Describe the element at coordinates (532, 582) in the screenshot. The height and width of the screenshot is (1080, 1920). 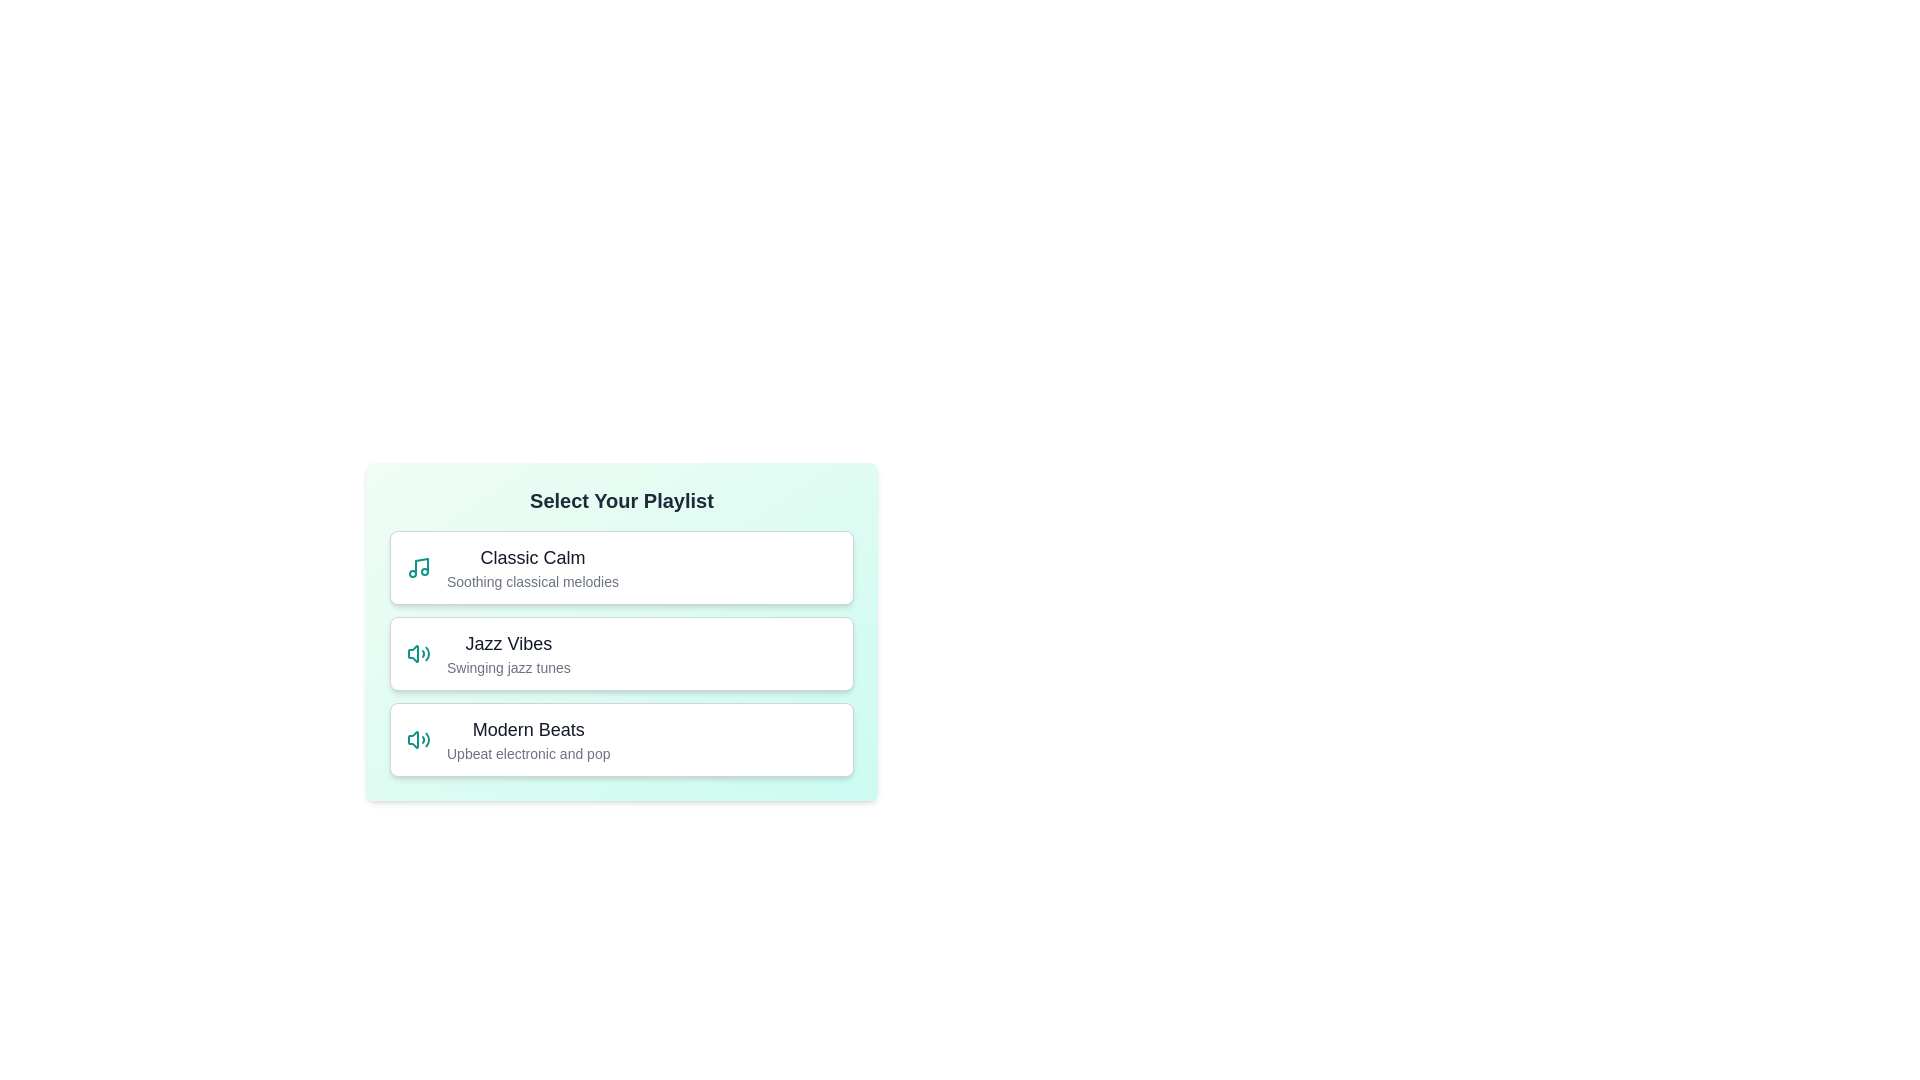
I see `the descriptive summary text of the playlist 'Classic Calm', which is located below the title and is part of the first playlist option in the selection box` at that location.